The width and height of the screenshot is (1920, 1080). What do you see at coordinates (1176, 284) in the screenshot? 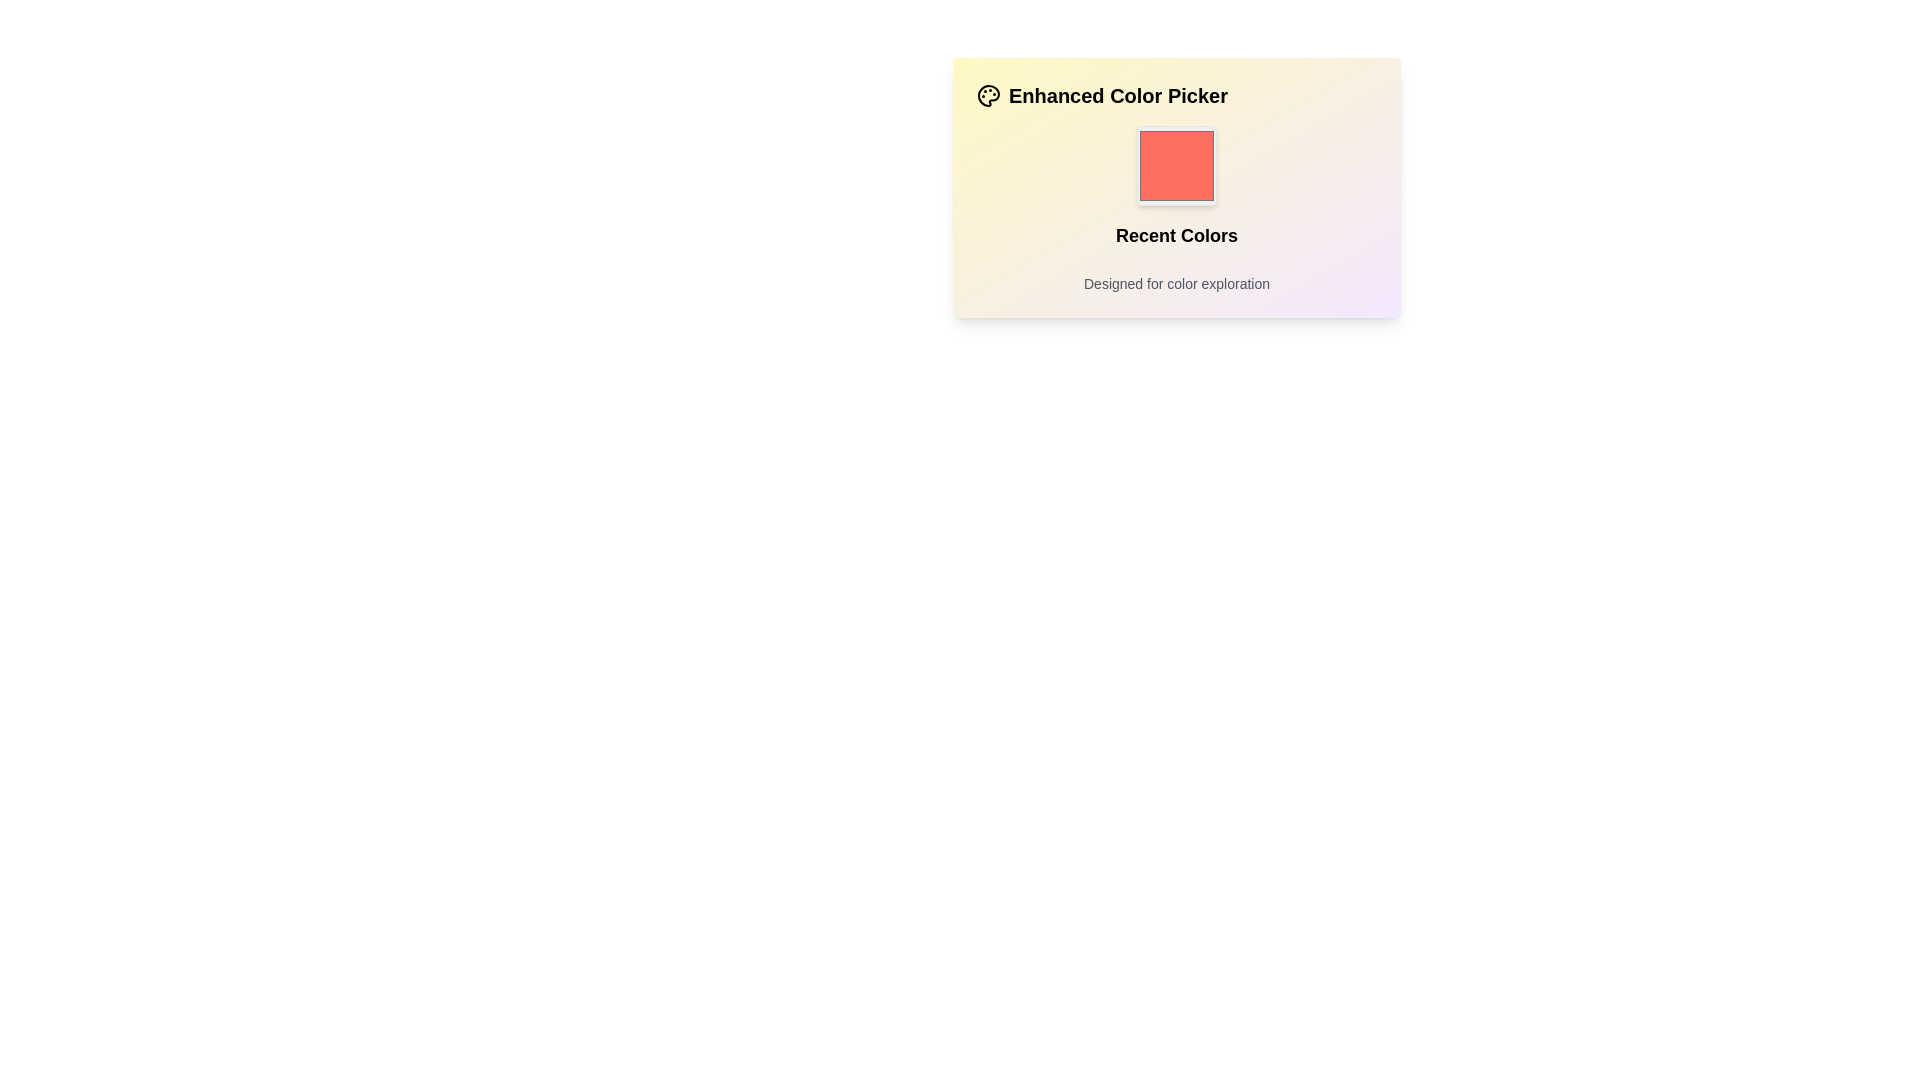
I see `the informational Text label located beneath the 'Recent Colors' label in the 'Enhanced Color Picker' panel` at bounding box center [1176, 284].